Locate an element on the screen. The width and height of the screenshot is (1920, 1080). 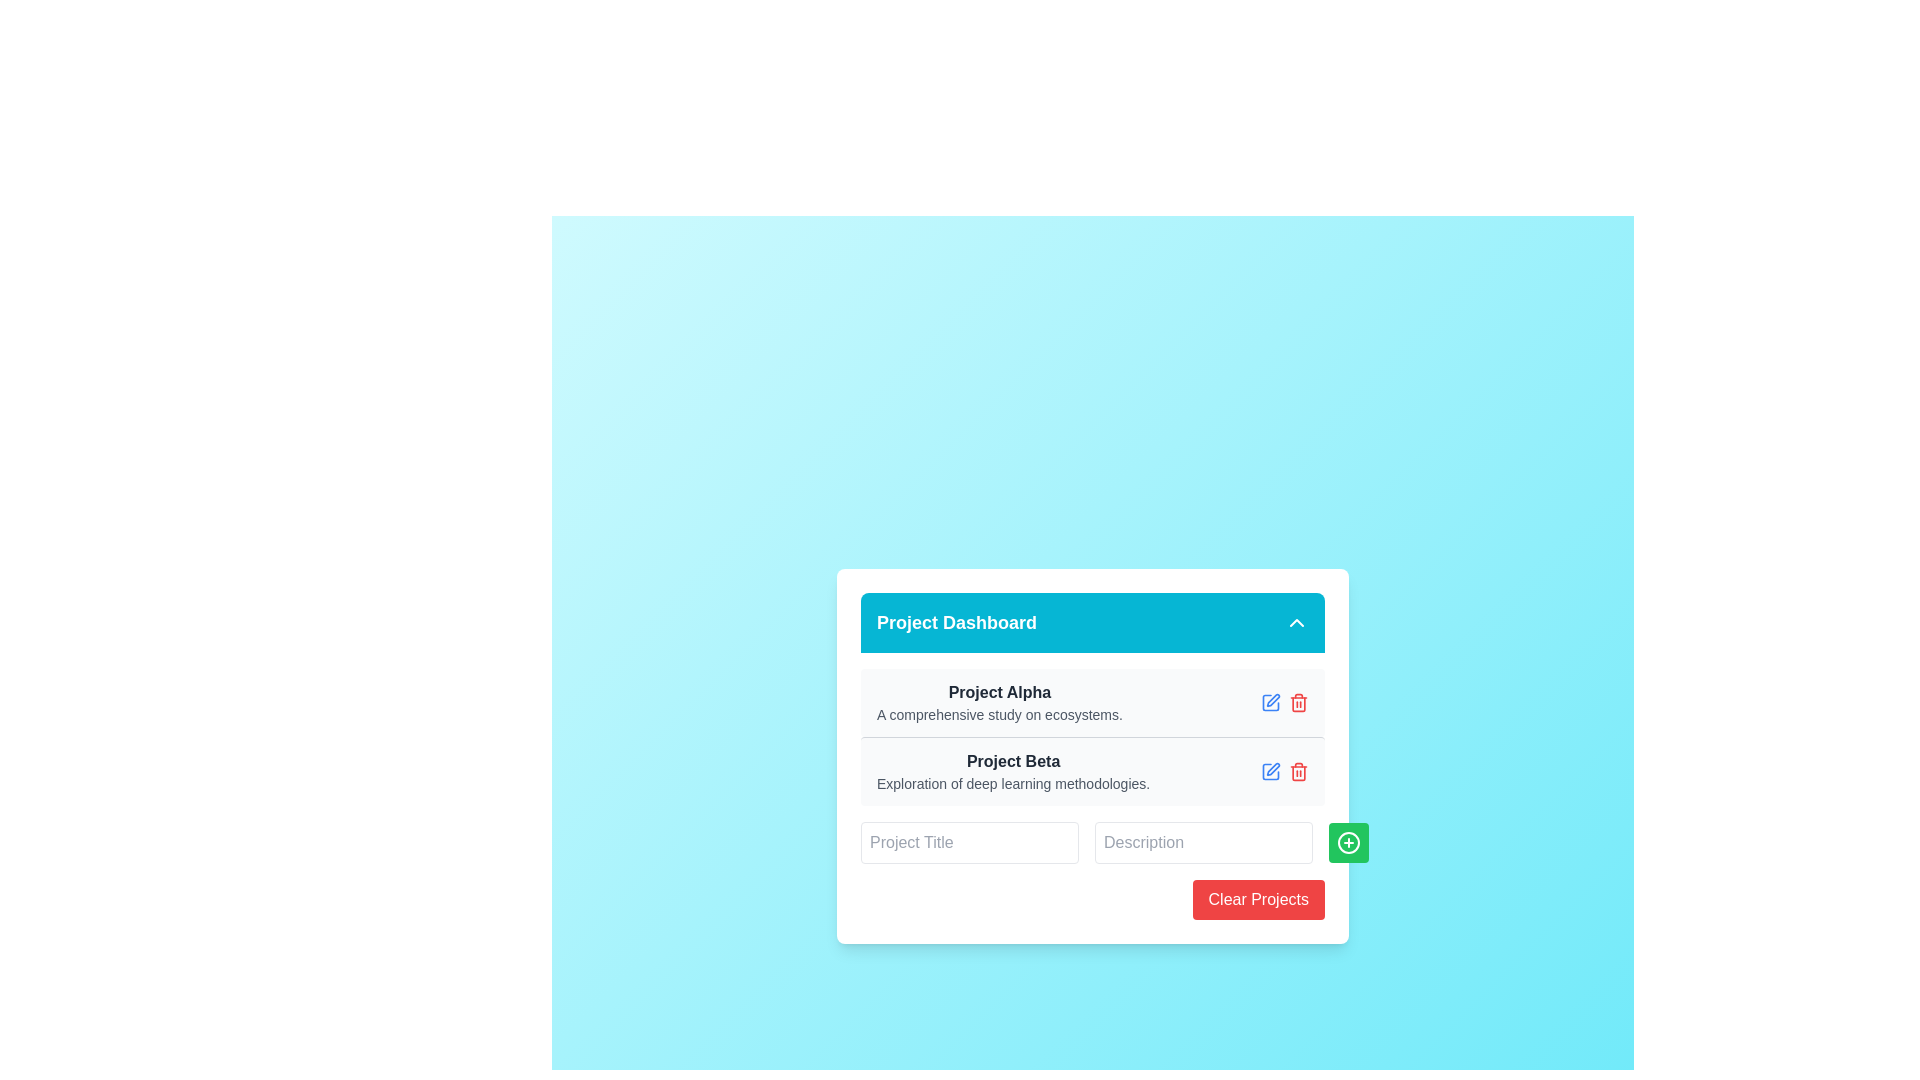
the informational text label providing details for 'Project Beta', located directly below the project title within the Project Dashboard is located at coordinates (1013, 782).